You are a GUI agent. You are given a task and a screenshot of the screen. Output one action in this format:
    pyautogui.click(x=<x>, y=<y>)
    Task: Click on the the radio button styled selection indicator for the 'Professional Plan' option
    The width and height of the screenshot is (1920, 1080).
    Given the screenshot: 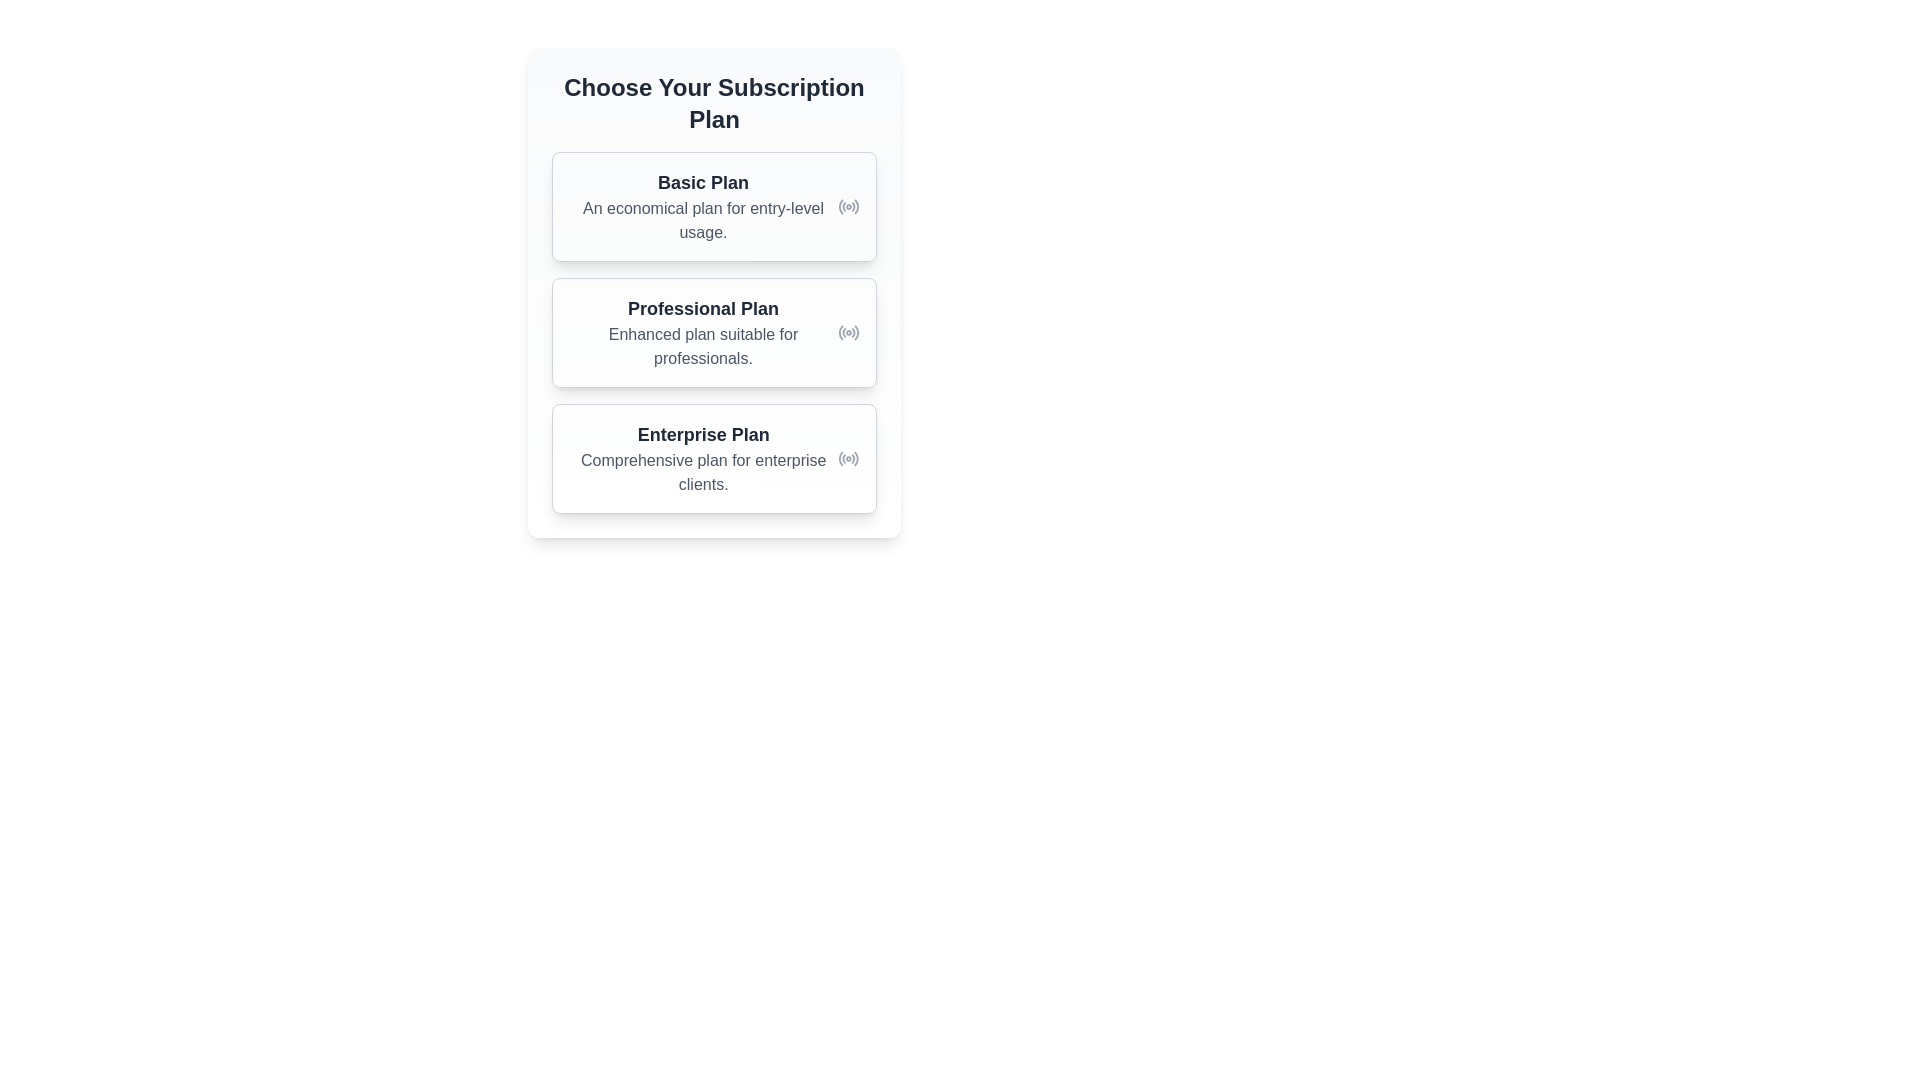 What is the action you would take?
    pyautogui.click(x=849, y=331)
    